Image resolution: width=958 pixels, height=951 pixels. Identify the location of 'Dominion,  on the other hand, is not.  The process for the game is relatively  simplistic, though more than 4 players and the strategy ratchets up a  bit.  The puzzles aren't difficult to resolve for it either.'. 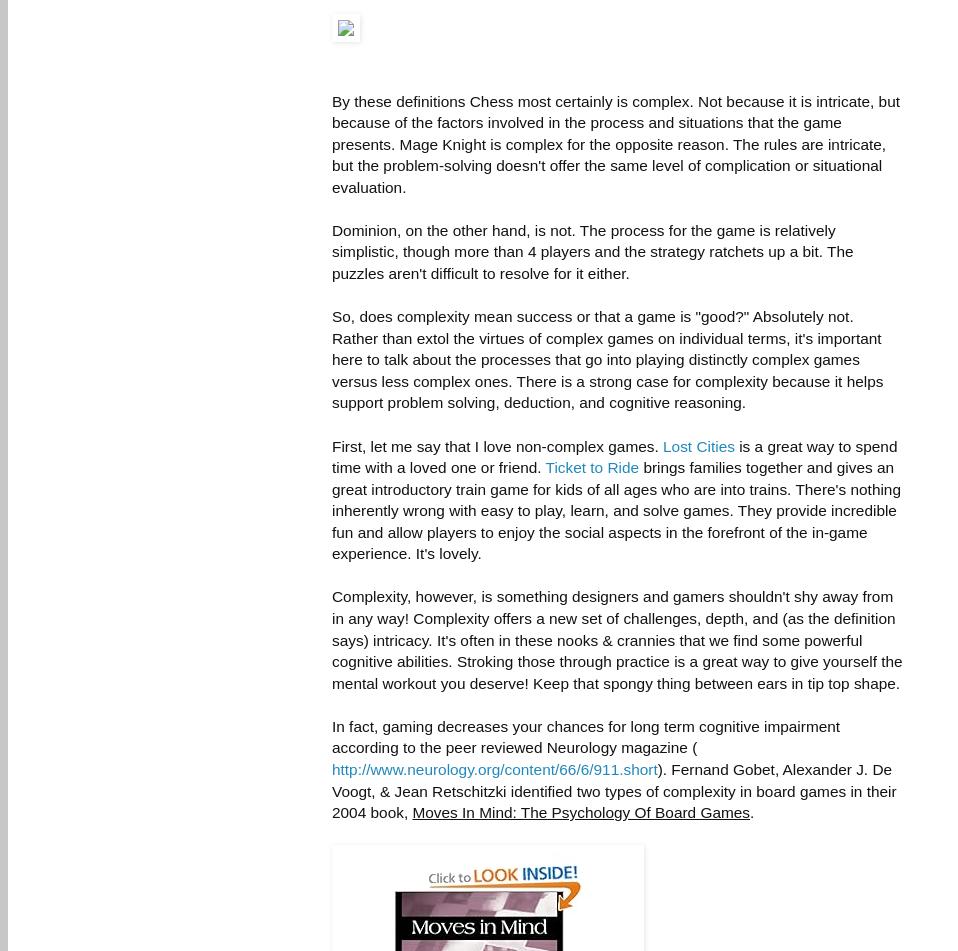
(592, 251).